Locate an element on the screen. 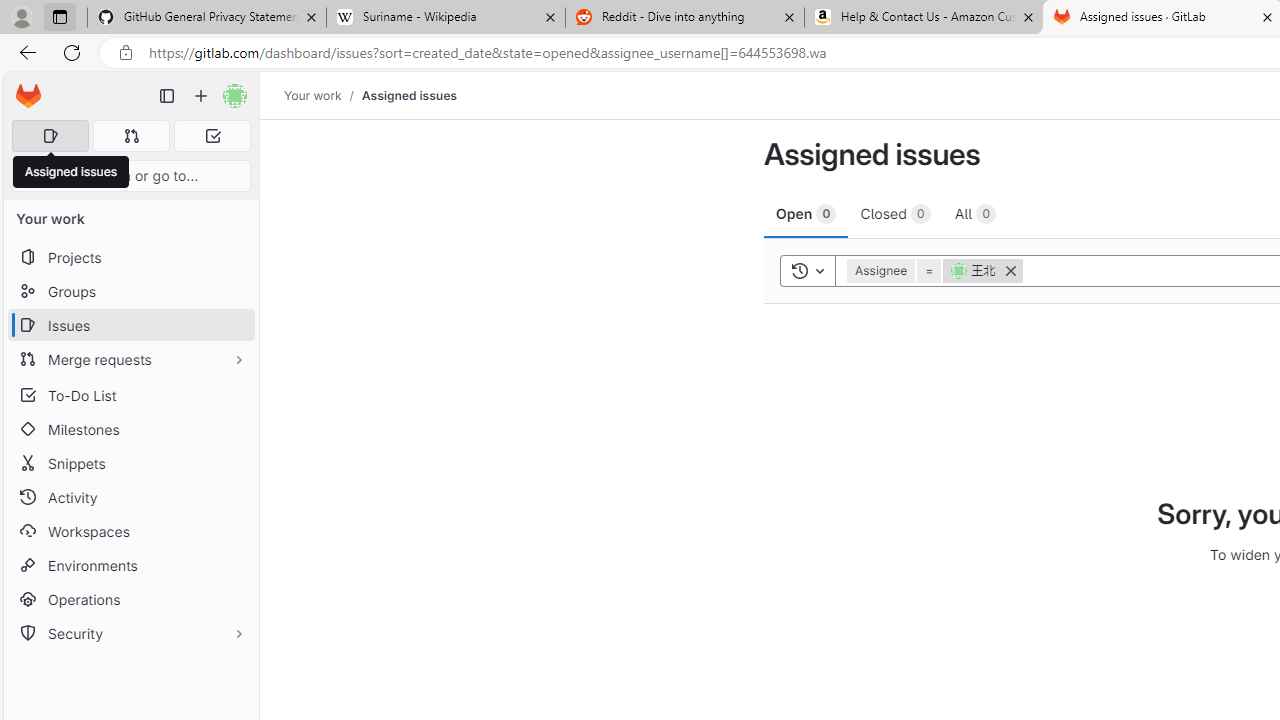  'Open 0' is located at coordinates (806, 213).